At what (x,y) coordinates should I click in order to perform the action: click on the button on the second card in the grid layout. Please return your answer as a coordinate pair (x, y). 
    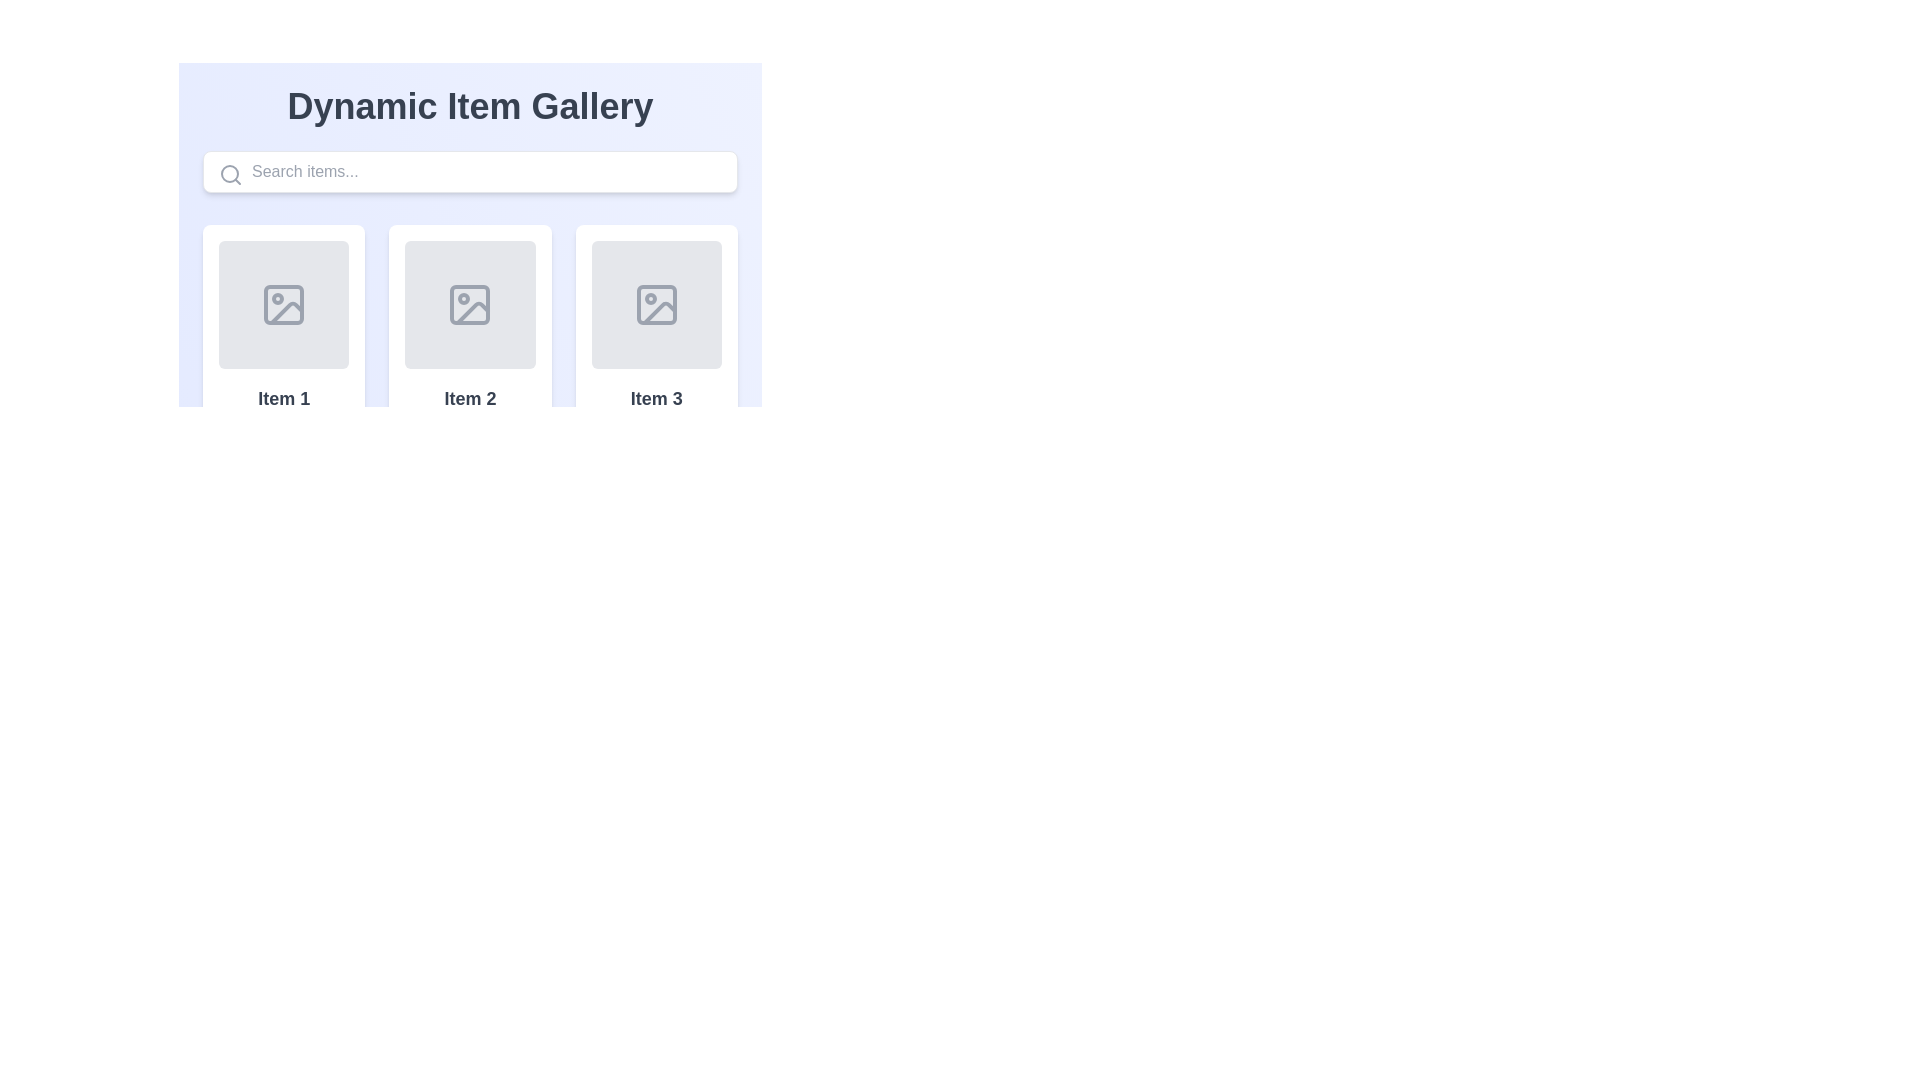
    Looking at the image, I should click on (469, 378).